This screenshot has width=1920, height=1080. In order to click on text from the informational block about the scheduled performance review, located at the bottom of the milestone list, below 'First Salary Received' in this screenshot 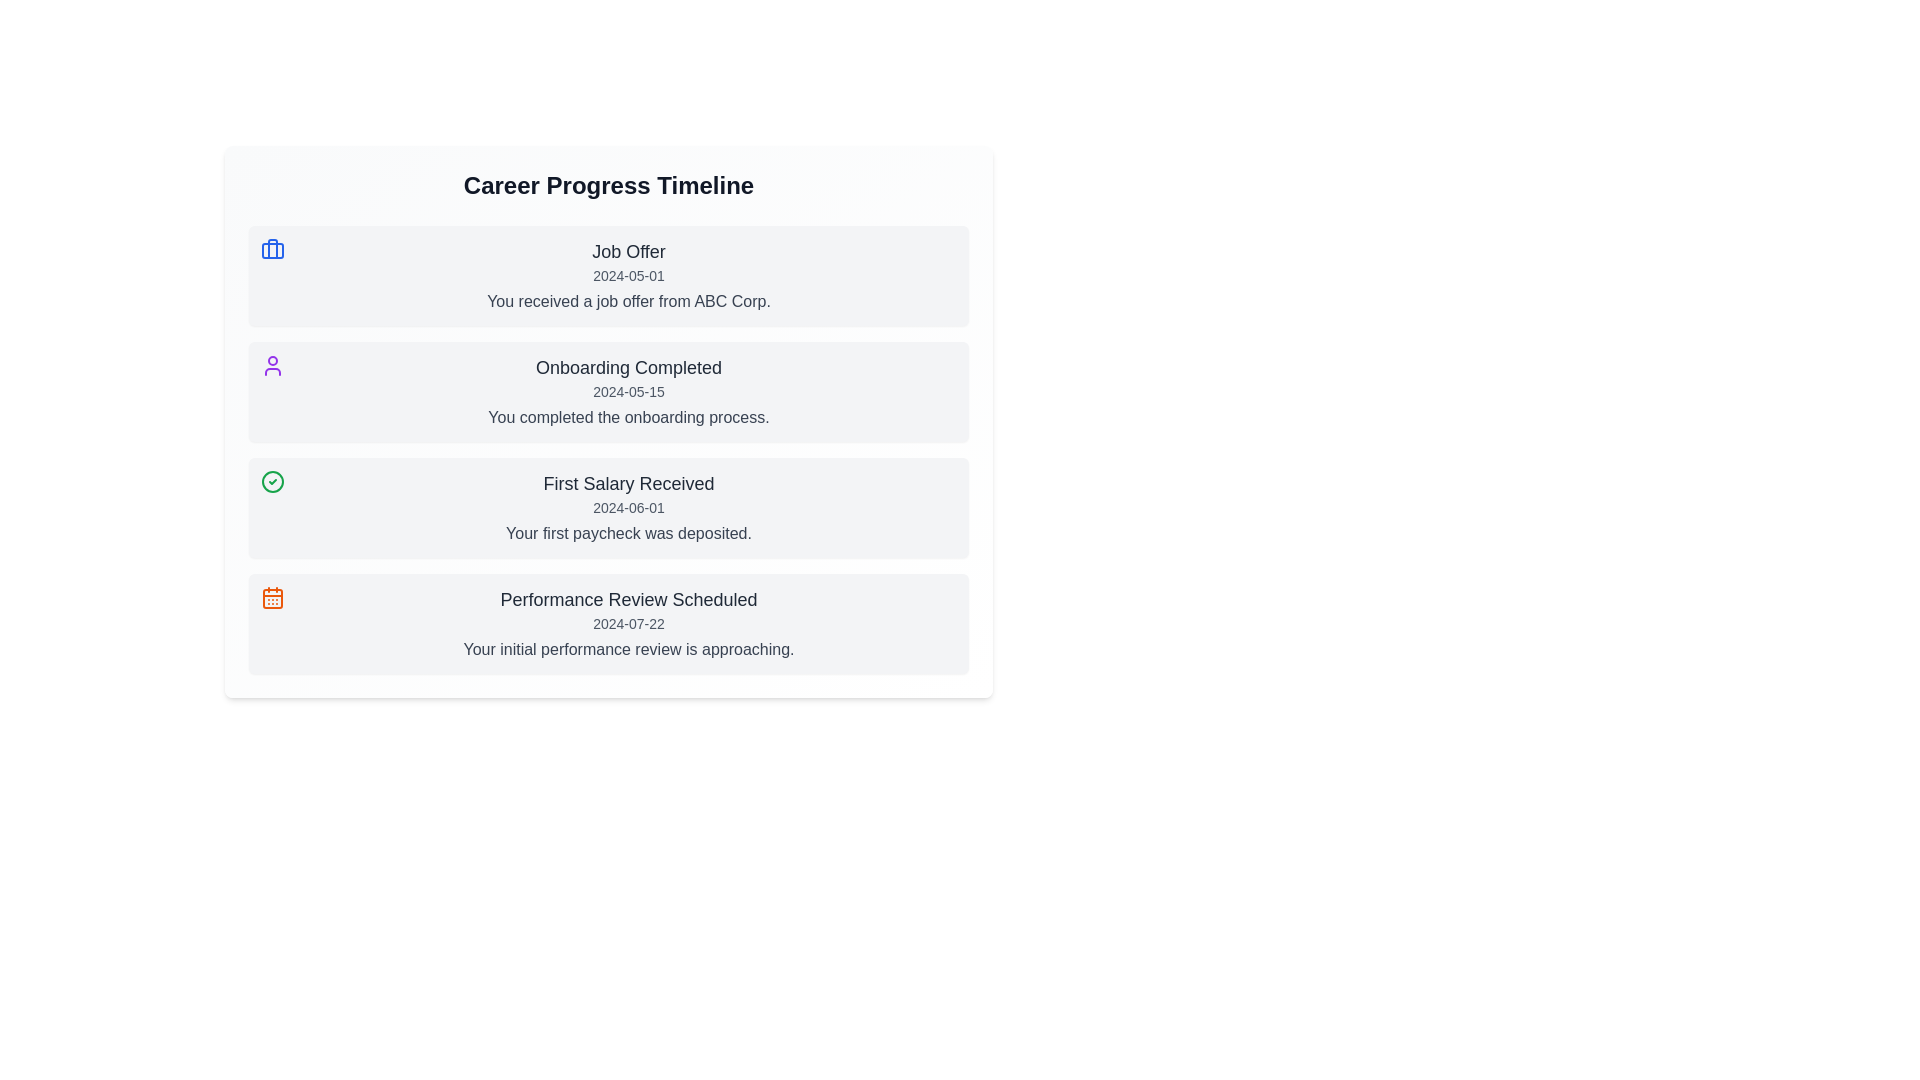, I will do `click(627, 623)`.